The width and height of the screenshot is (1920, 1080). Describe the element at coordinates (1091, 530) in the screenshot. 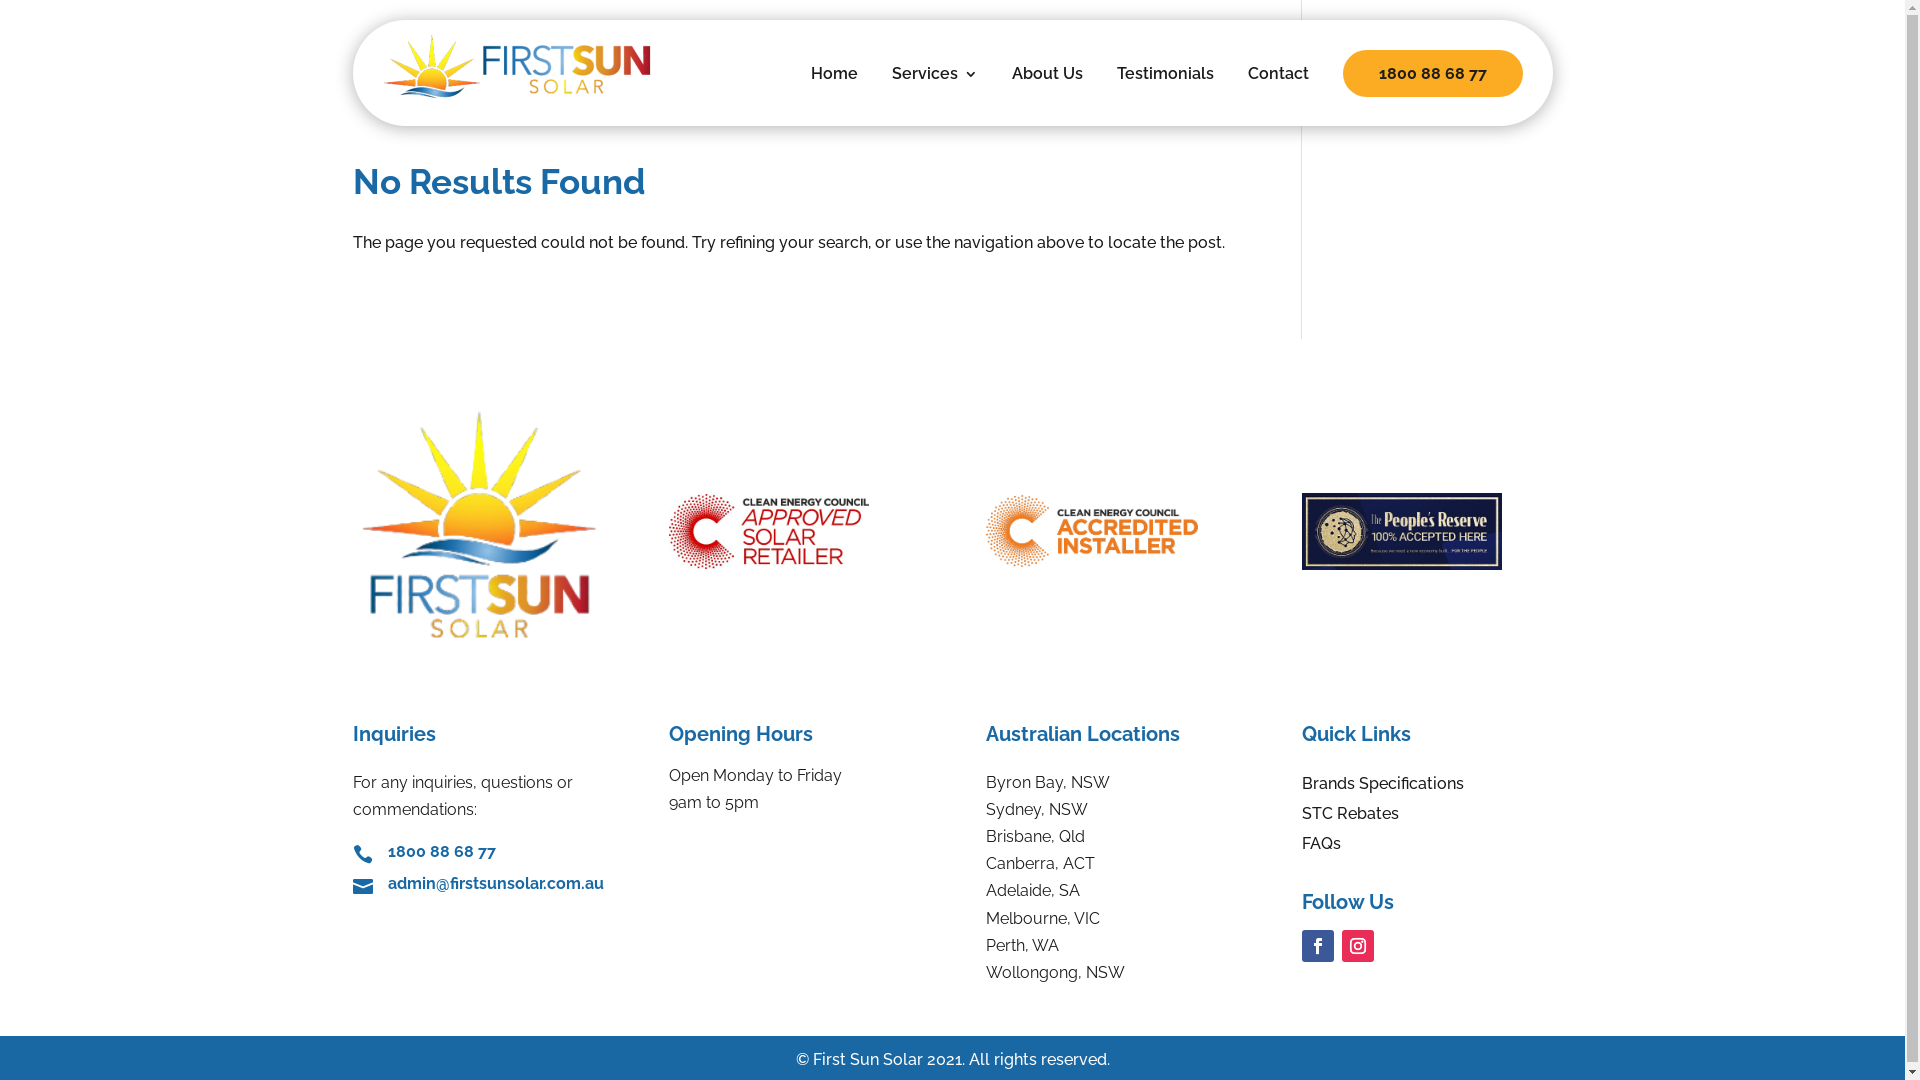

I see `'CEC accredited installer'` at that location.